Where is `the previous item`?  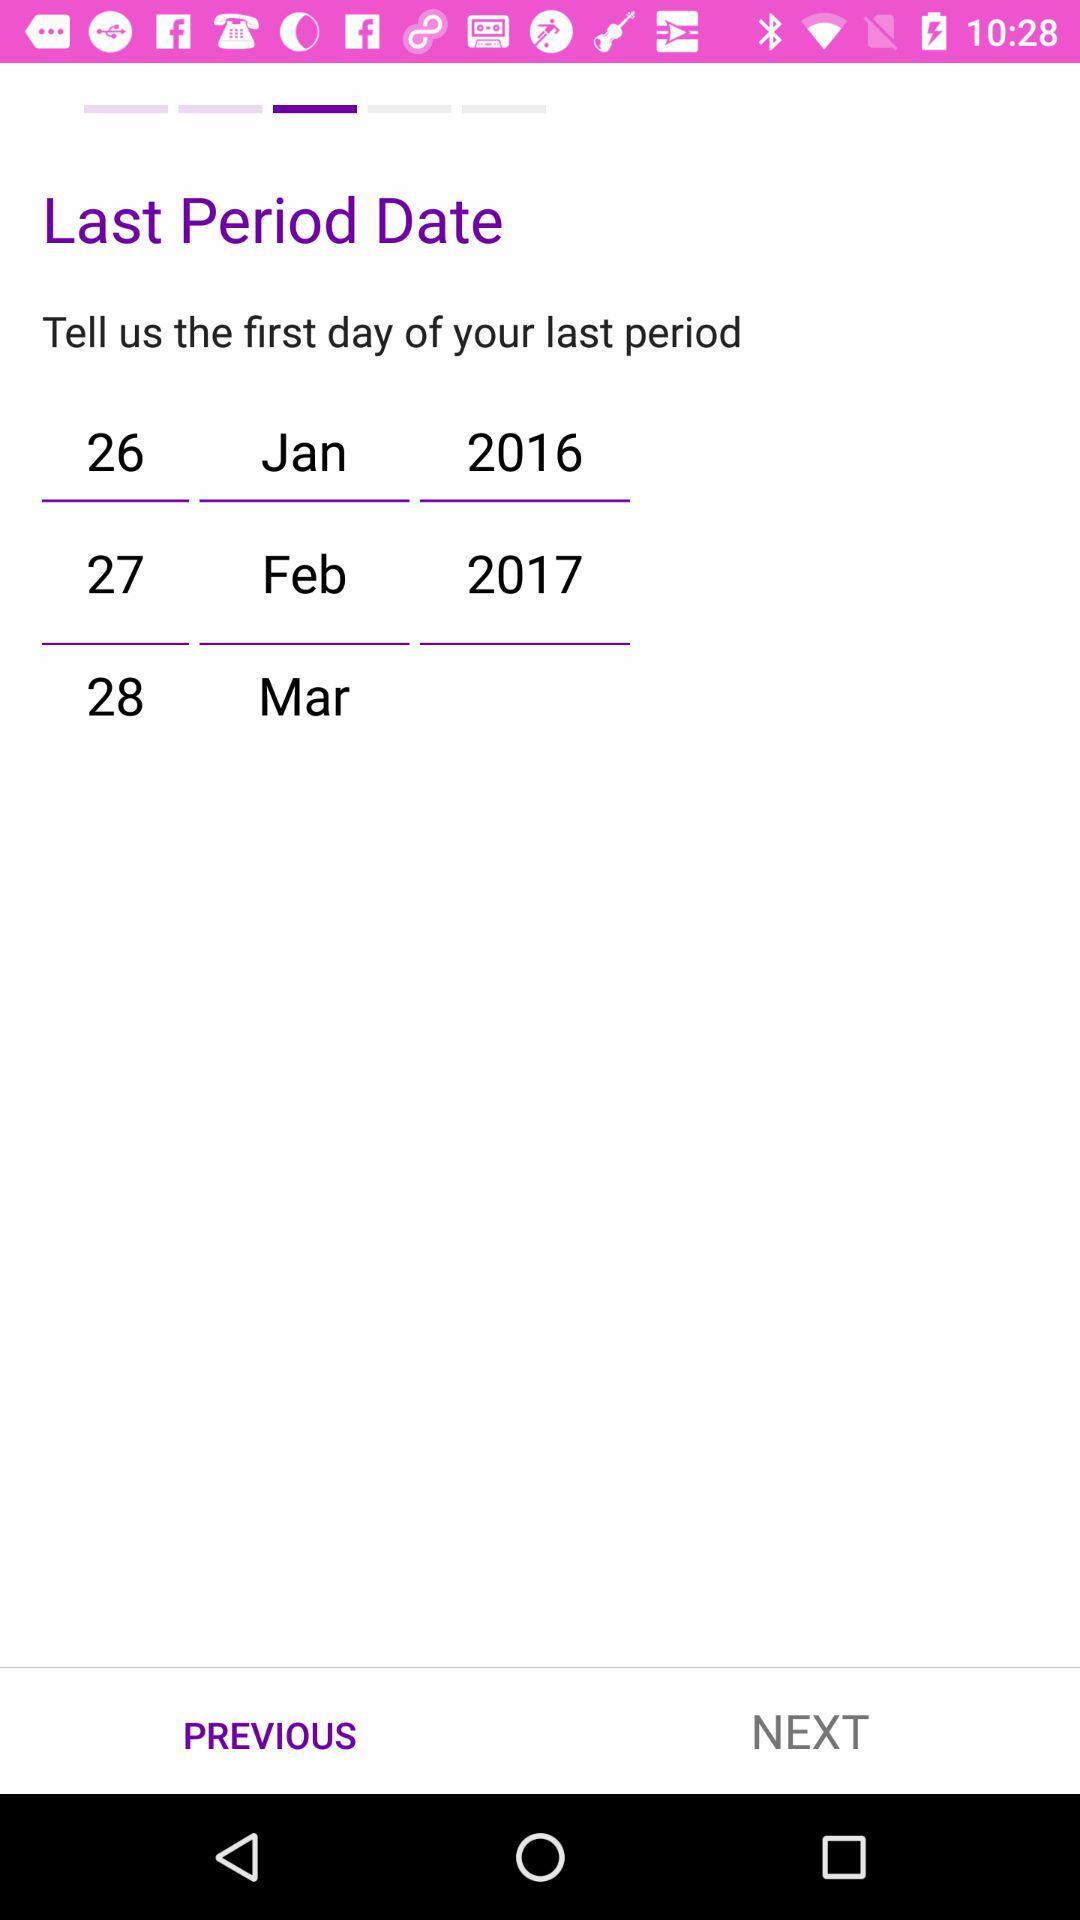
the previous item is located at coordinates (270, 1731).